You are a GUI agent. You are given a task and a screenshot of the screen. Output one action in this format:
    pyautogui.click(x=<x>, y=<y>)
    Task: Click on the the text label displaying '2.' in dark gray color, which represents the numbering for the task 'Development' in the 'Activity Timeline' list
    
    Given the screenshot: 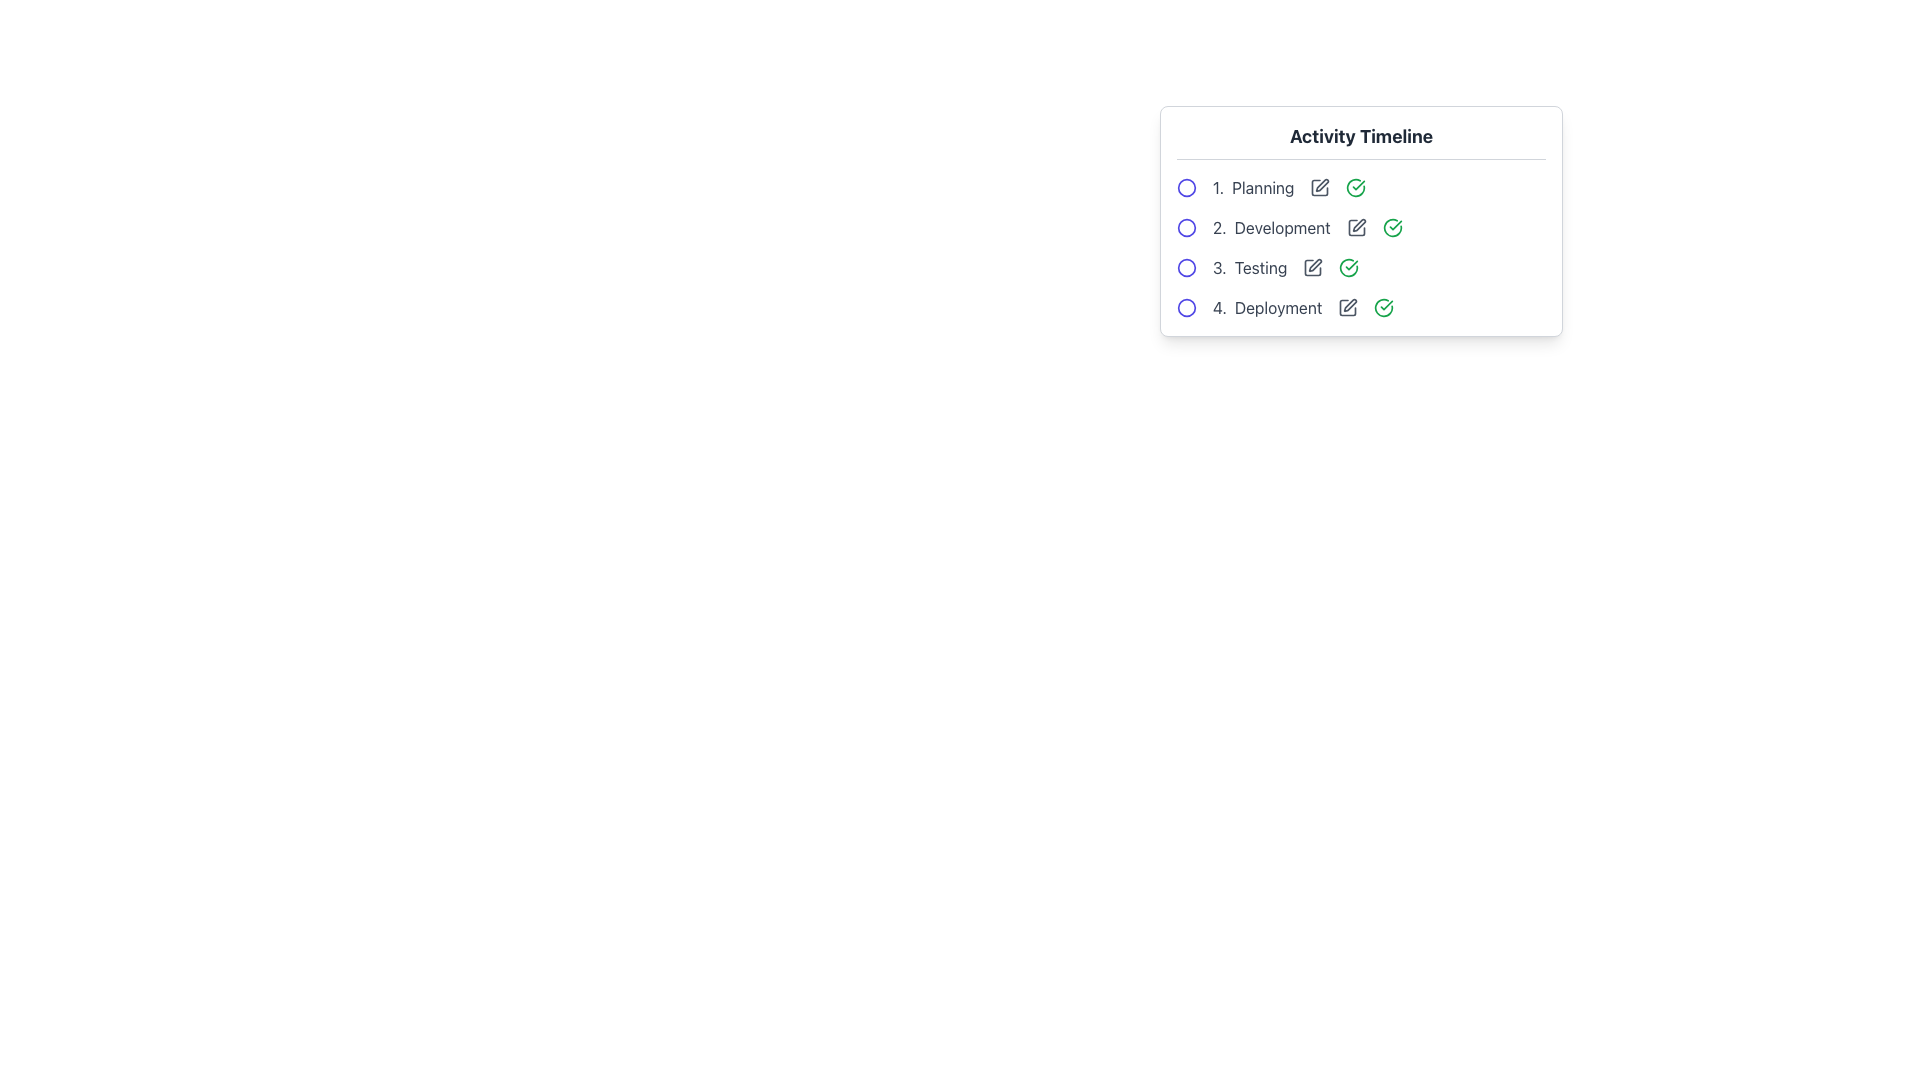 What is the action you would take?
    pyautogui.click(x=1218, y=226)
    